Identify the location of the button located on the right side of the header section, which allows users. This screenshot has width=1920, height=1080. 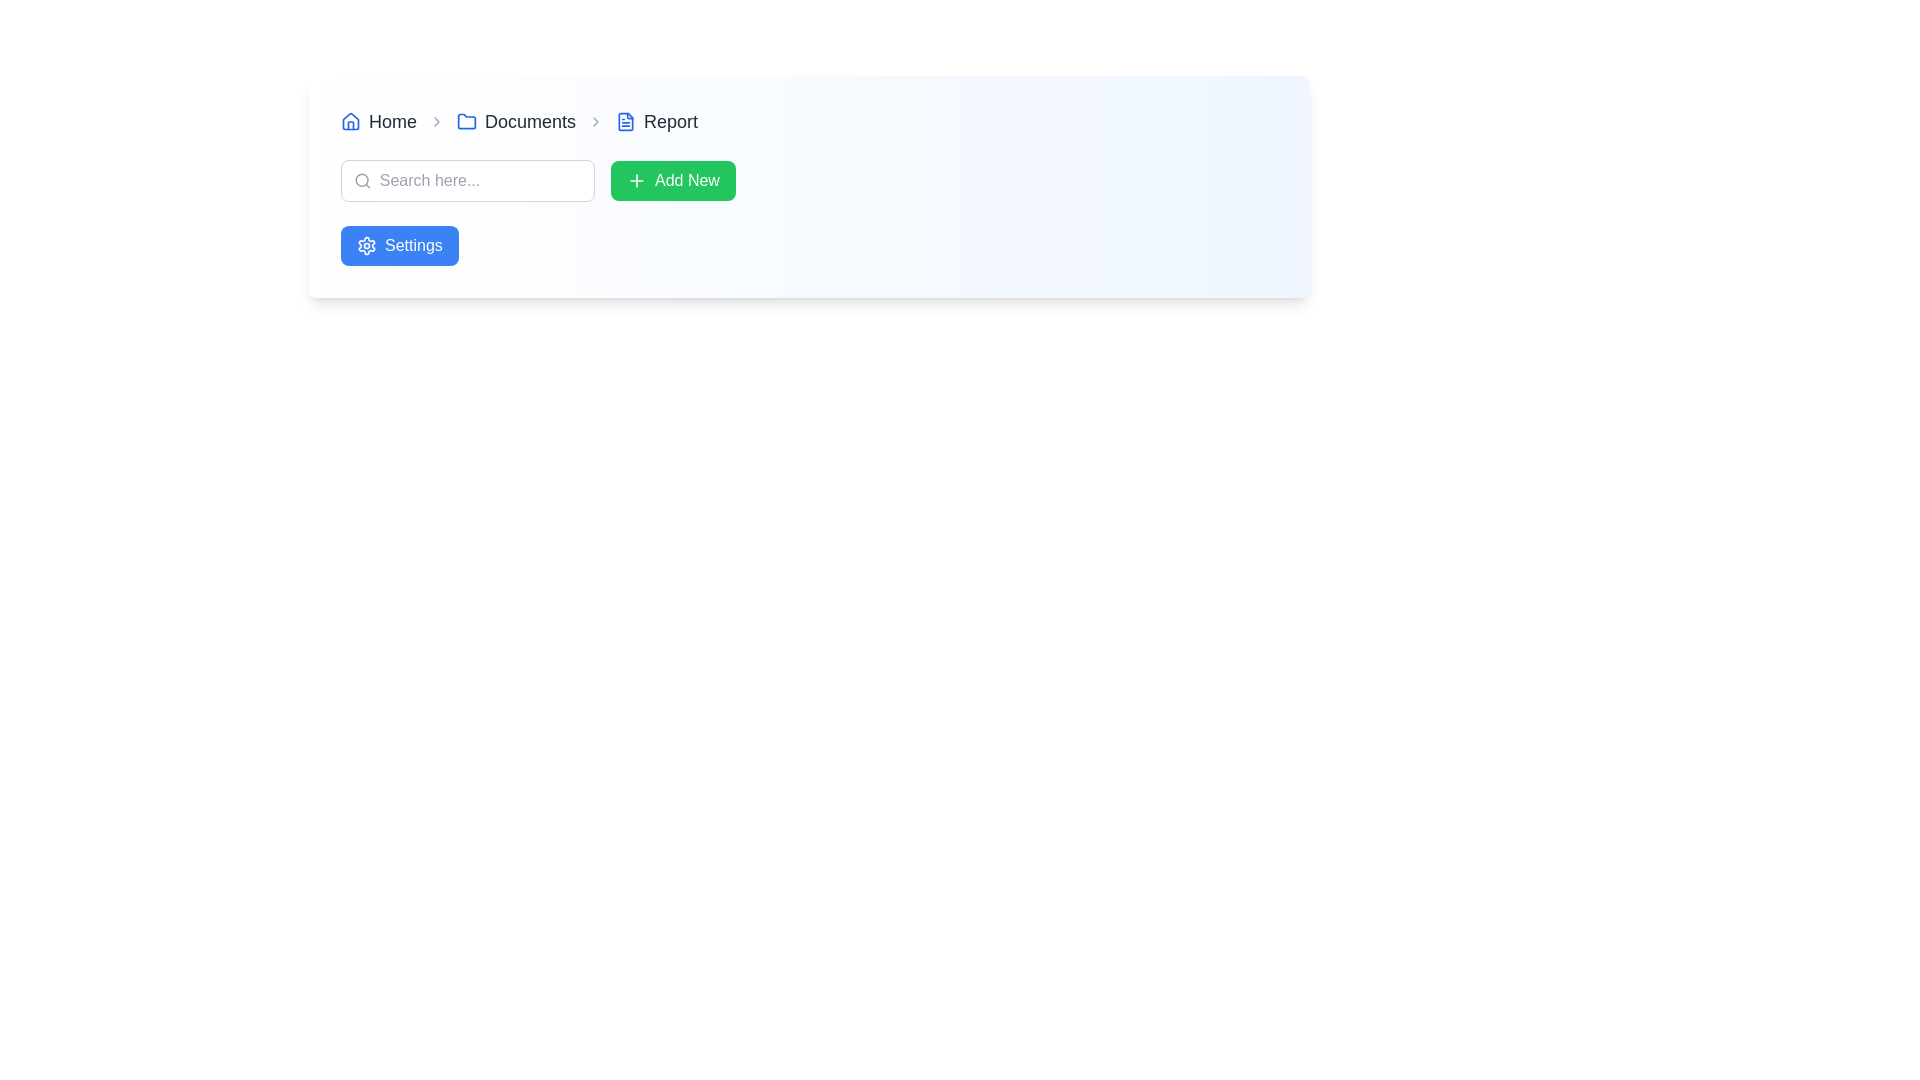
(673, 181).